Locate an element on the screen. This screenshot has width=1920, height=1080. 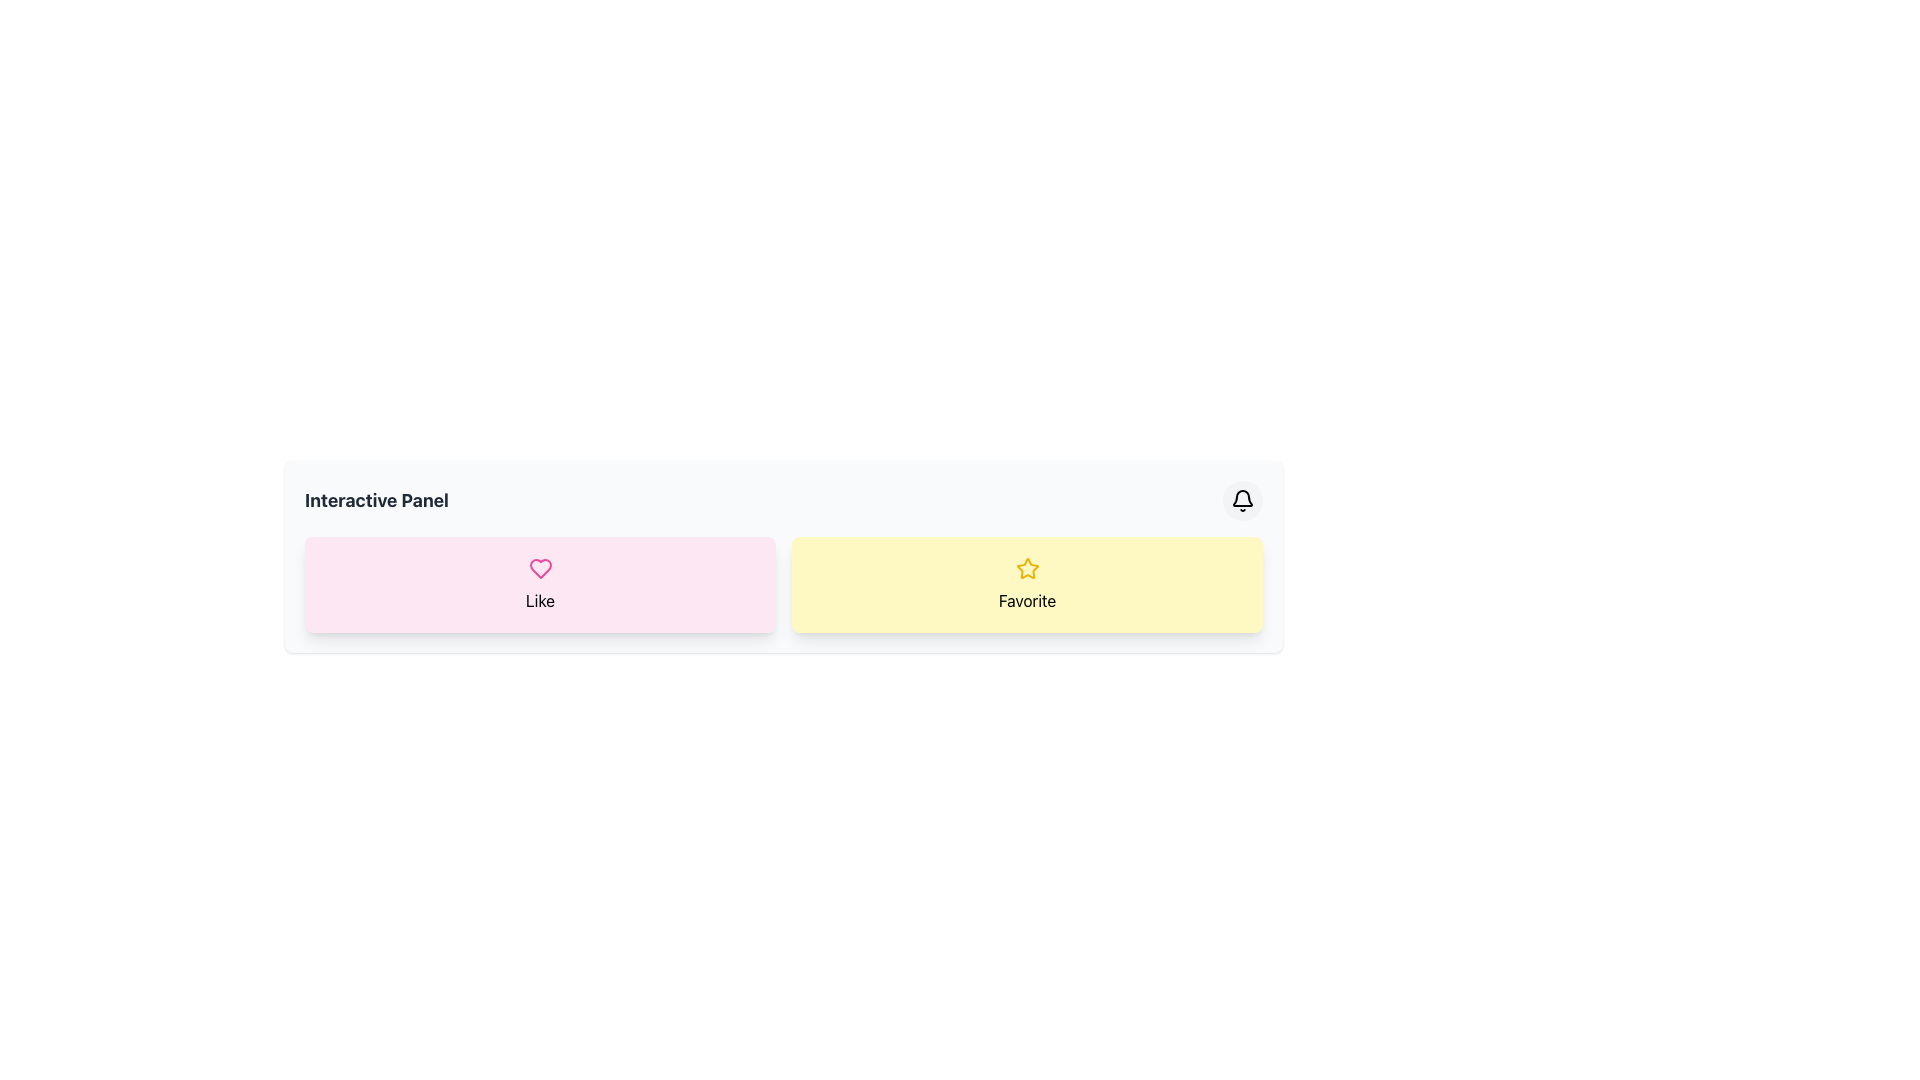
the visual representation of the 'Like' icon, which is centered inside the pink-colored button on the left side of the interface is located at coordinates (540, 569).